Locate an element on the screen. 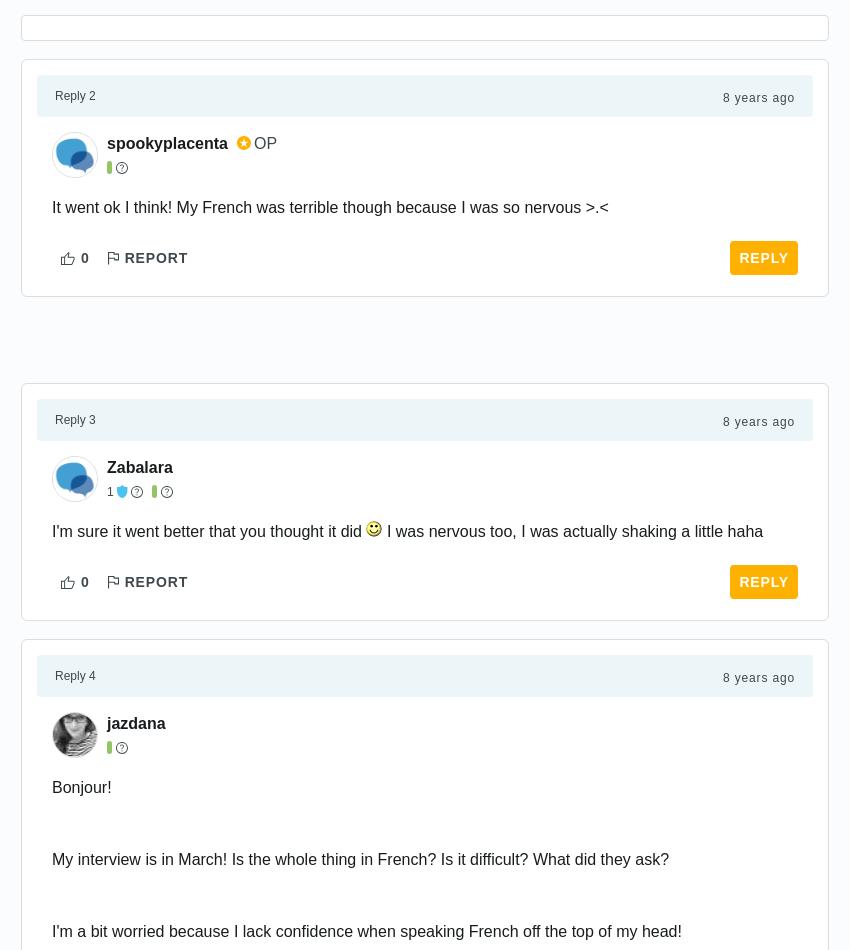  'they' is located at coordinates (599, 858).